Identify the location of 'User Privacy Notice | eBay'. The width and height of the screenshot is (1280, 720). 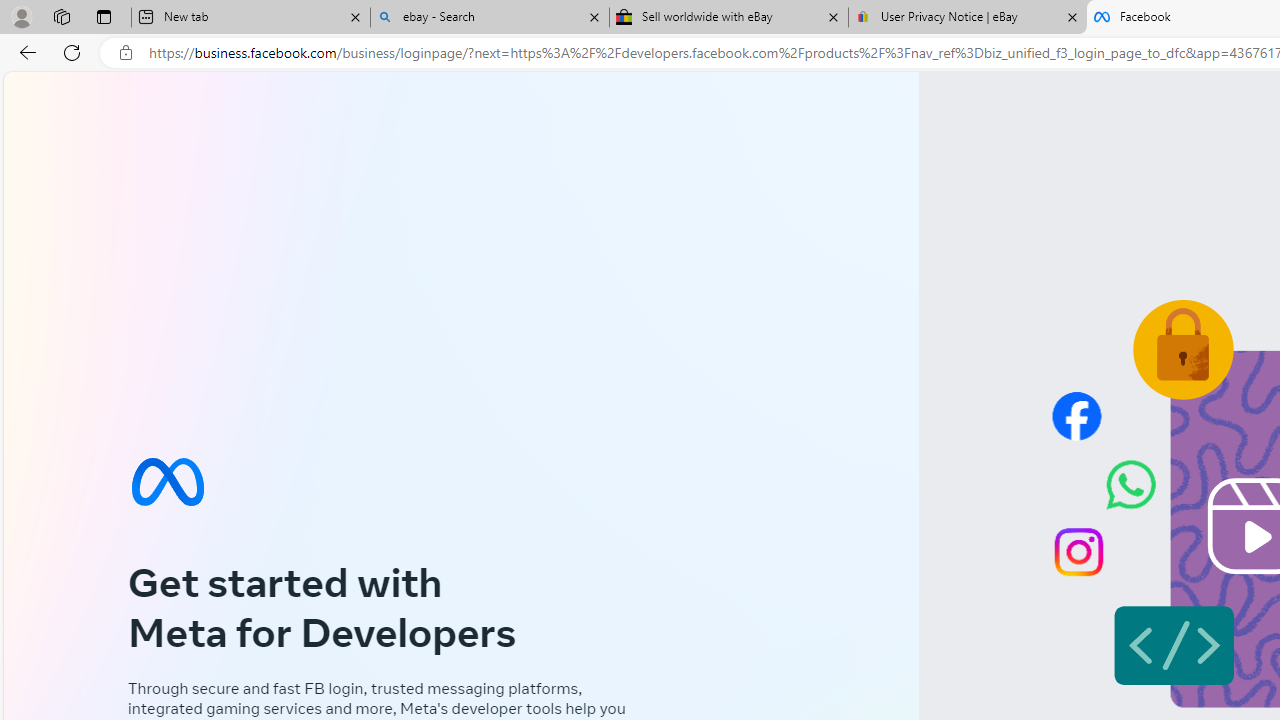
(967, 17).